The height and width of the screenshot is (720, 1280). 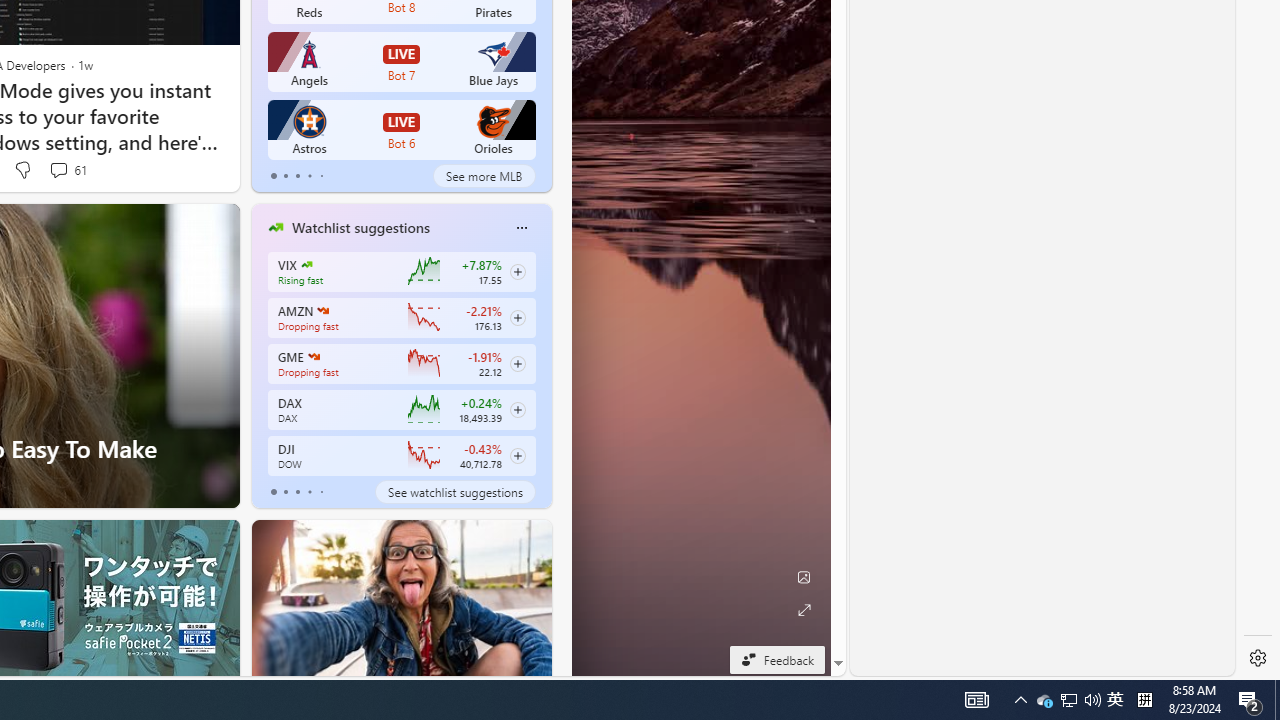 I want to click on 'Edit Background', so click(x=803, y=577).